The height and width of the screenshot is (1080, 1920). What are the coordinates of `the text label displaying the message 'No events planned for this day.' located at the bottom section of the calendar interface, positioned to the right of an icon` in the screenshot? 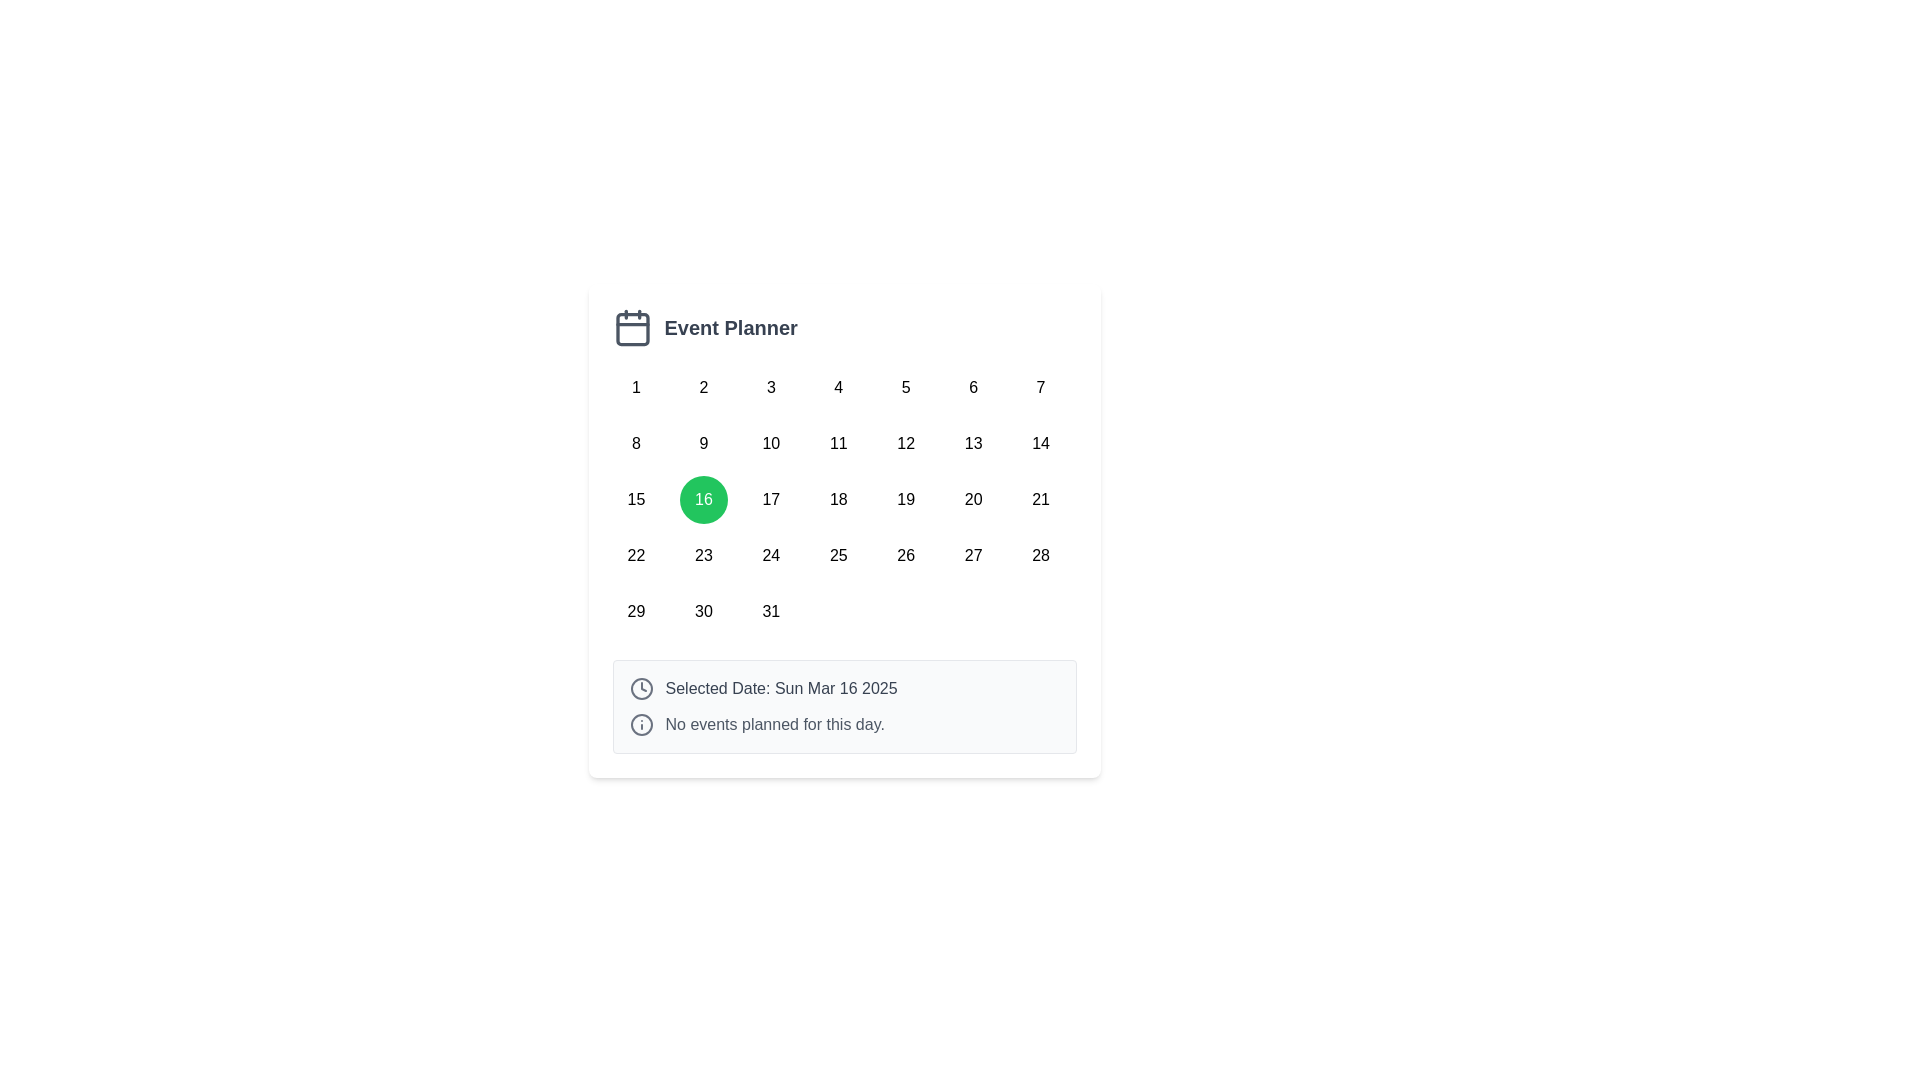 It's located at (774, 725).